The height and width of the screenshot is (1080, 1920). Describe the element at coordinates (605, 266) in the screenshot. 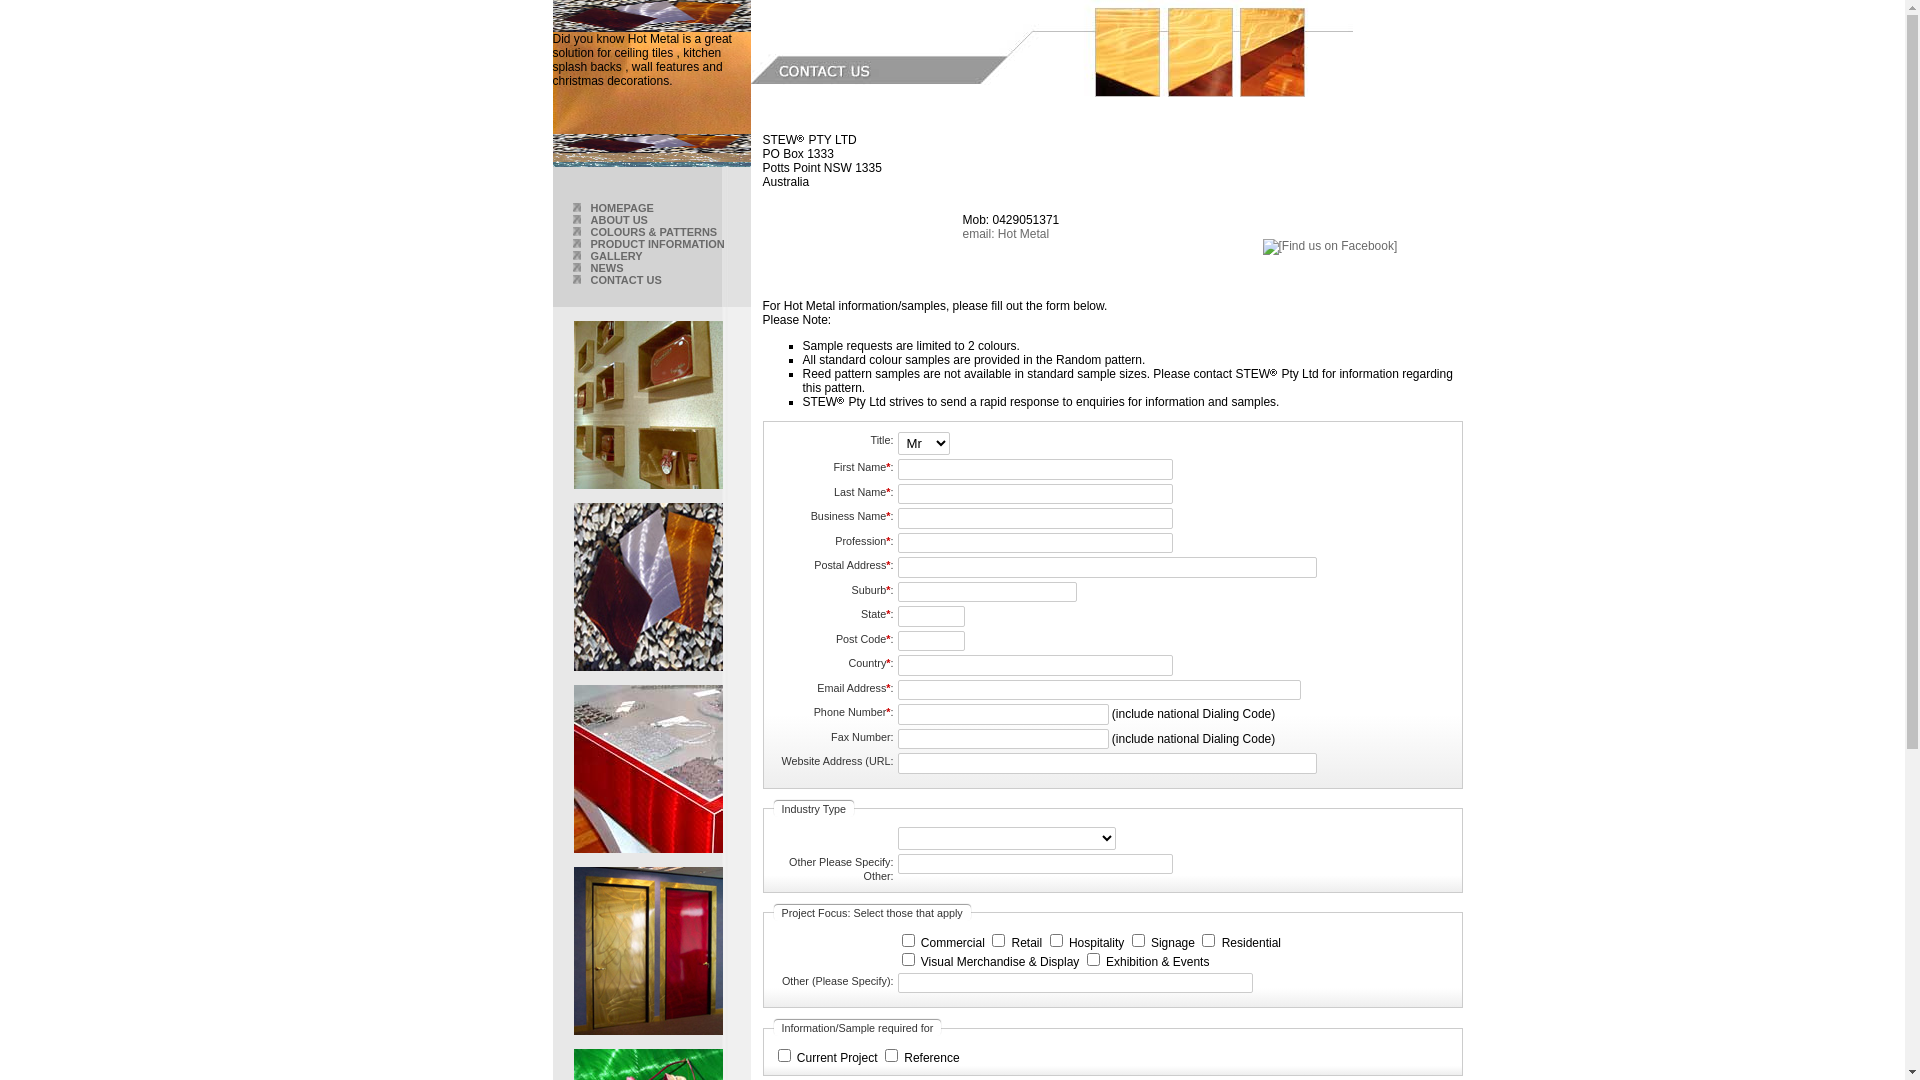

I see `'NEWS'` at that location.